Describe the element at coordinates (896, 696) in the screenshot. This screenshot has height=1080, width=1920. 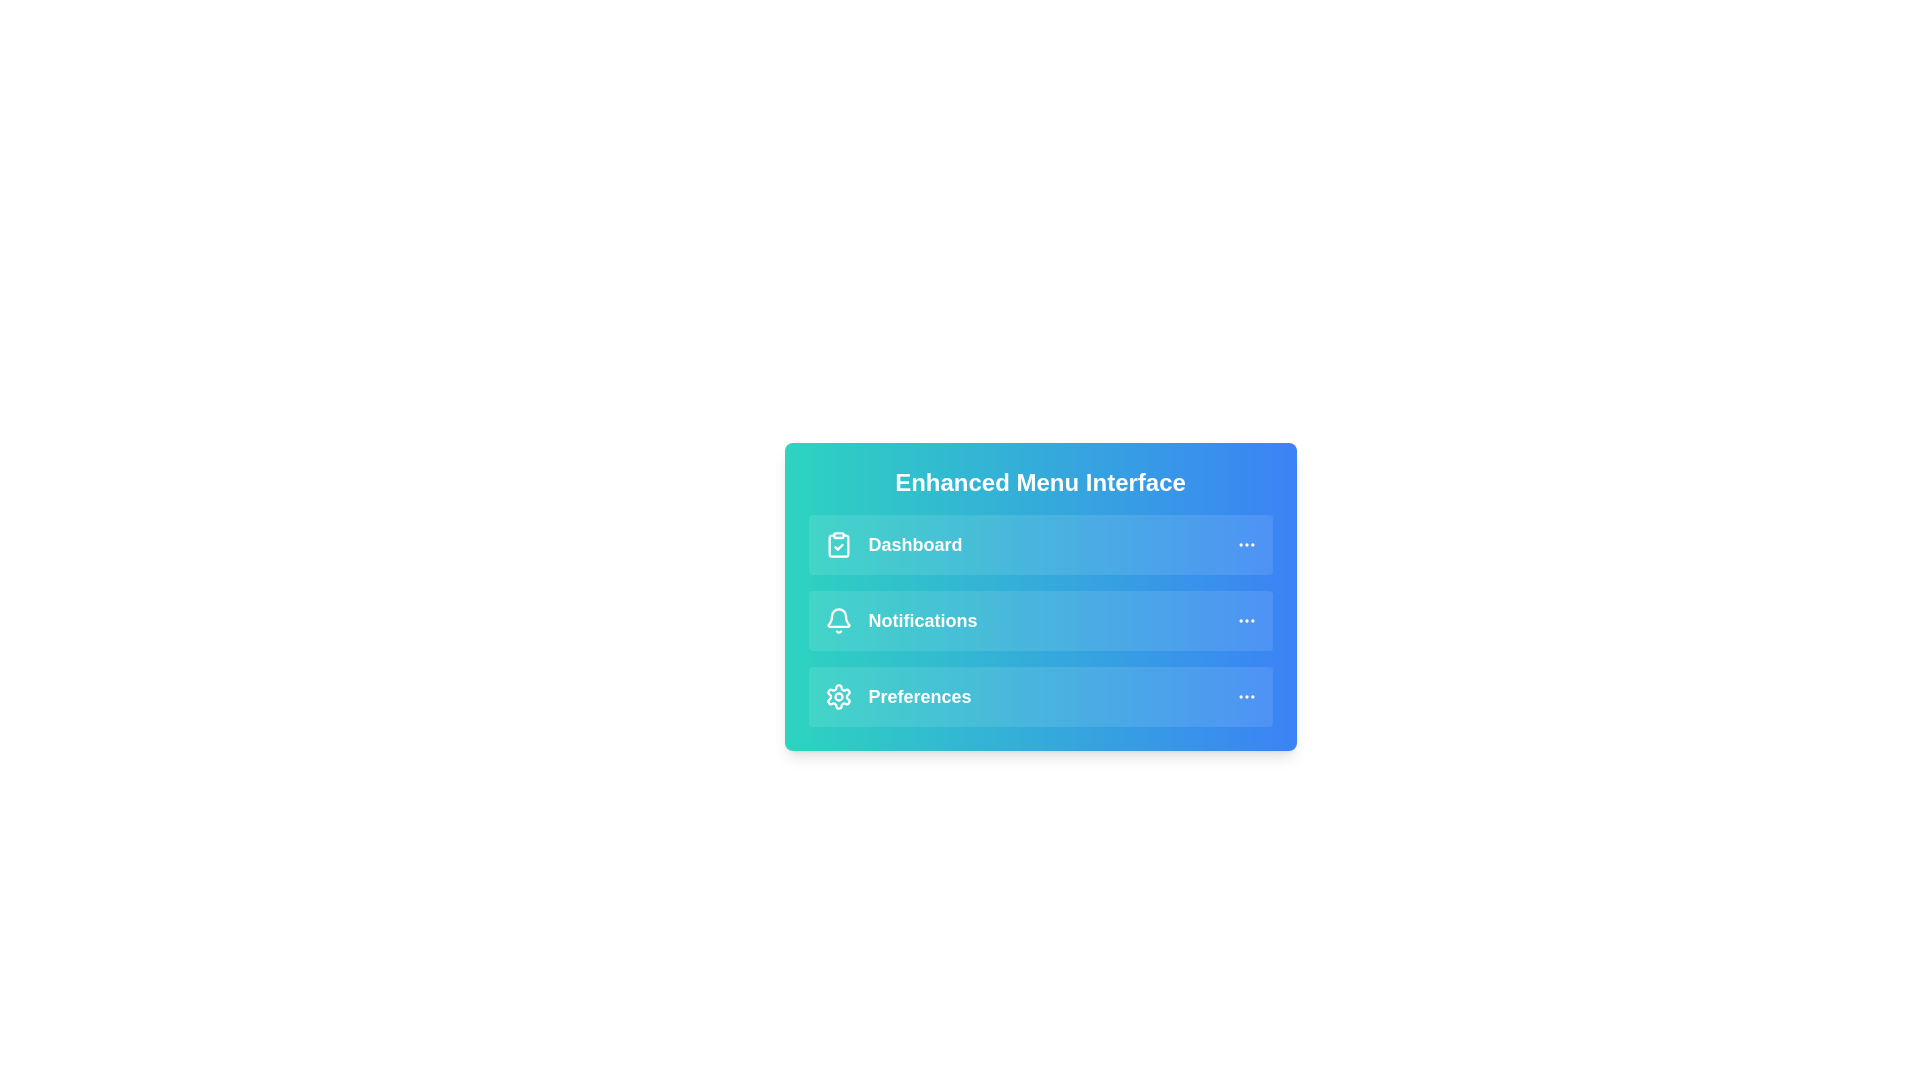
I see `the 'Preferences' button, which features a gear icon and bold text, located at the bottom of the vertical menu list` at that location.